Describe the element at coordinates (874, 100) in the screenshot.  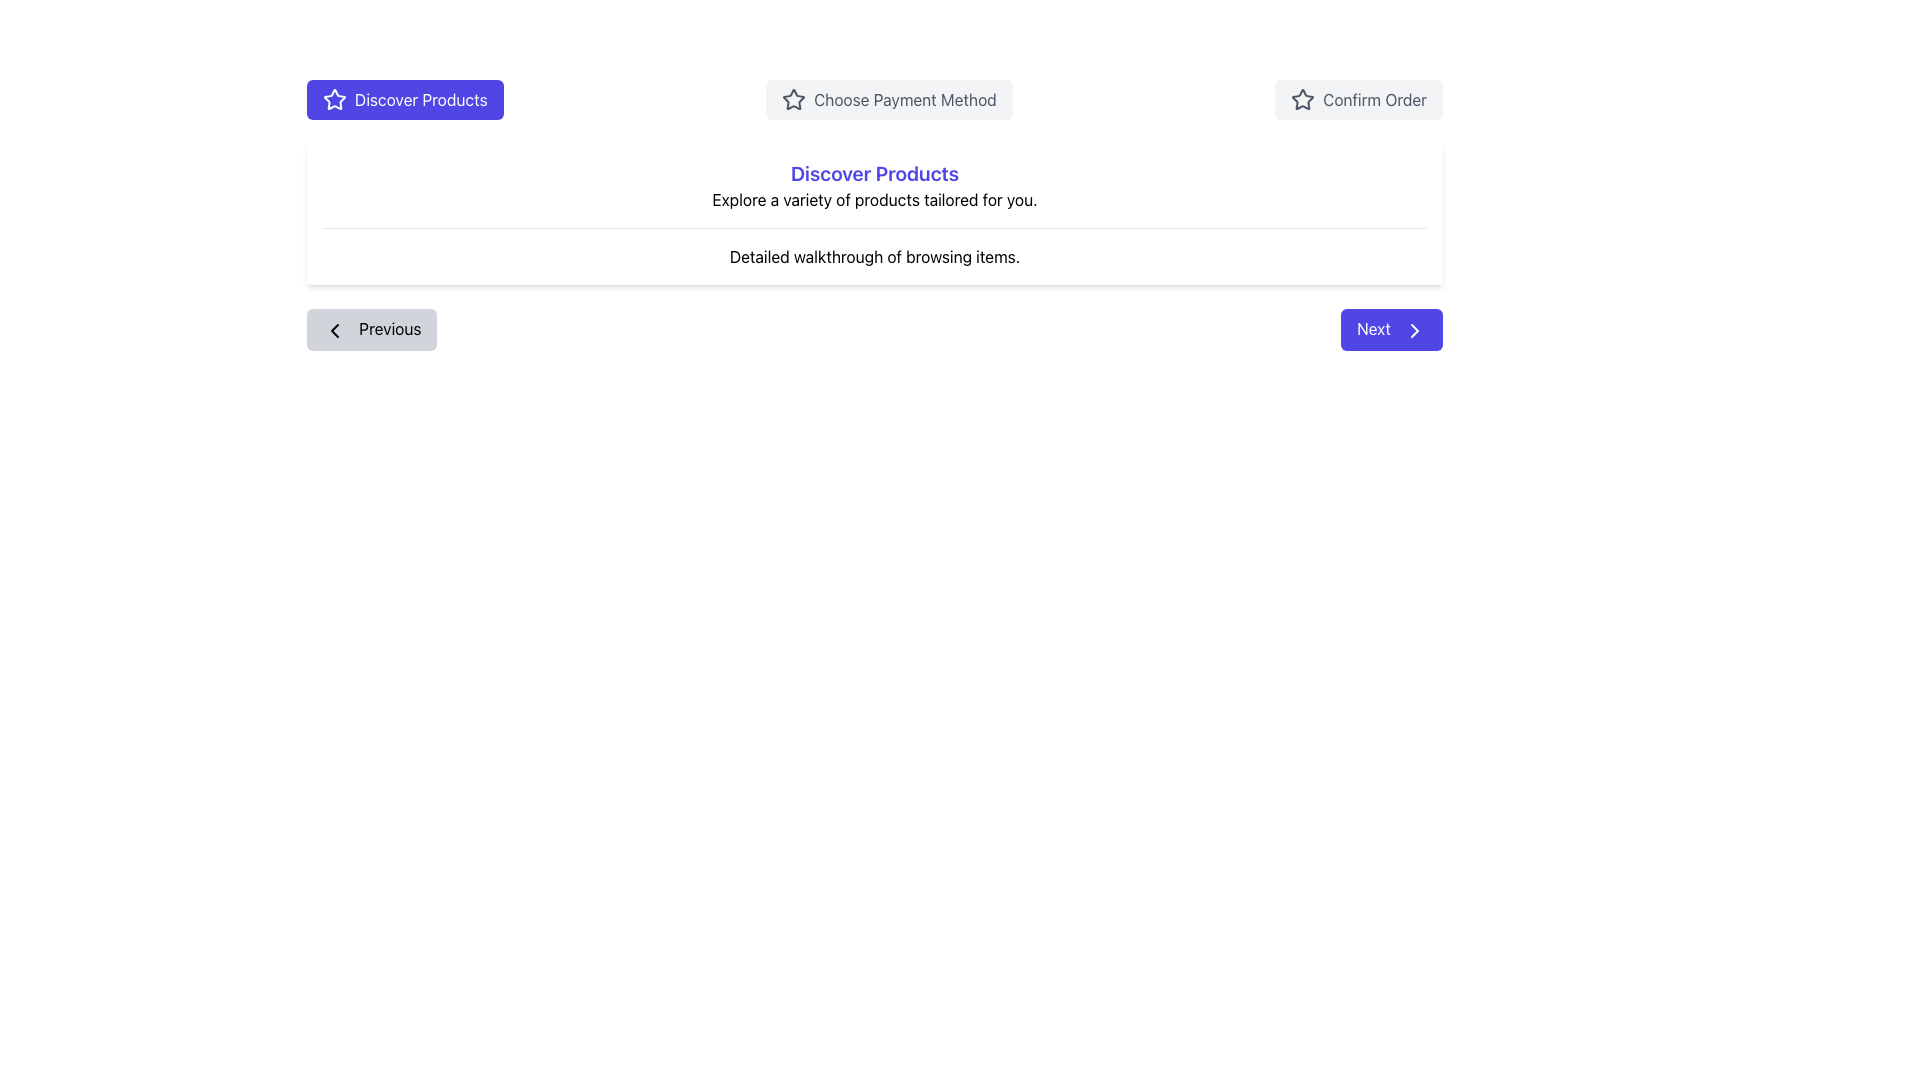
I see `the second tab in the navigation bar` at that location.